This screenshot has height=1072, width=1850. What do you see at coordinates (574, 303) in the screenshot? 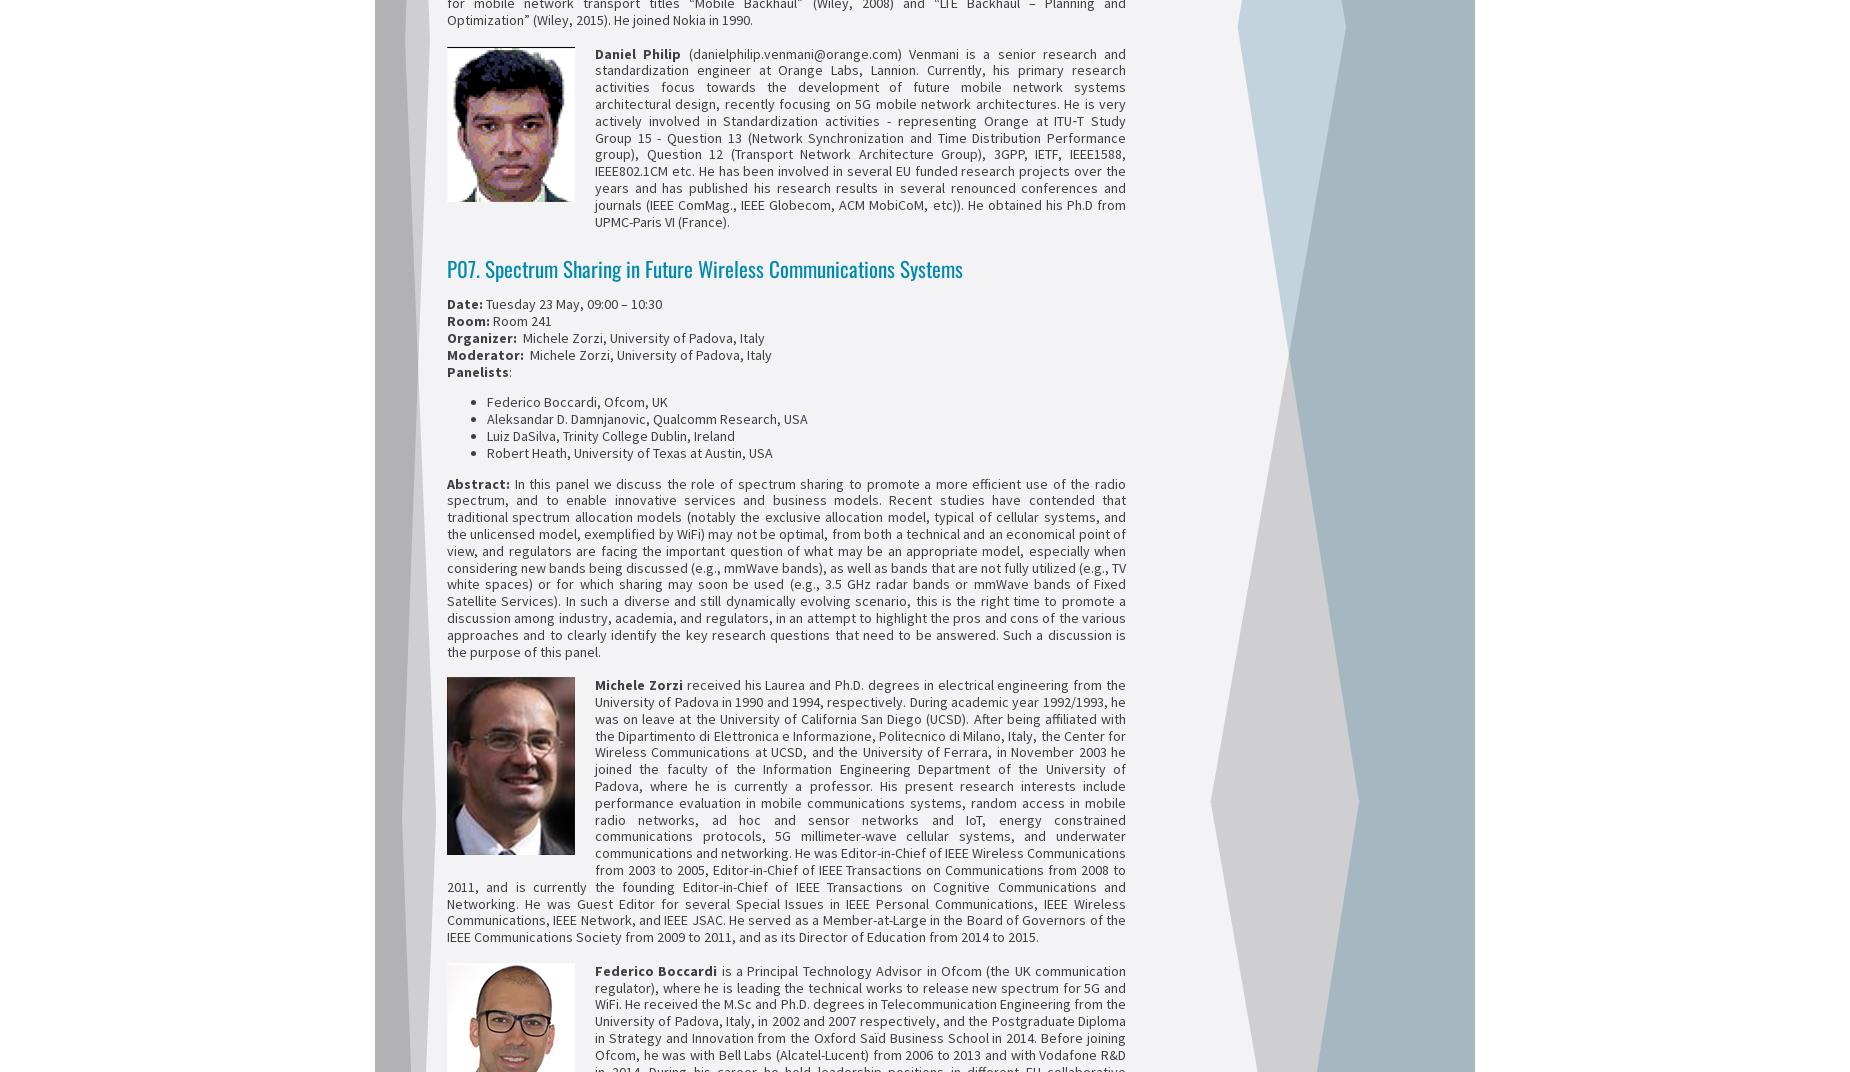
I see `'Tuesday 23 May, 09:00 – 10:30'` at bounding box center [574, 303].